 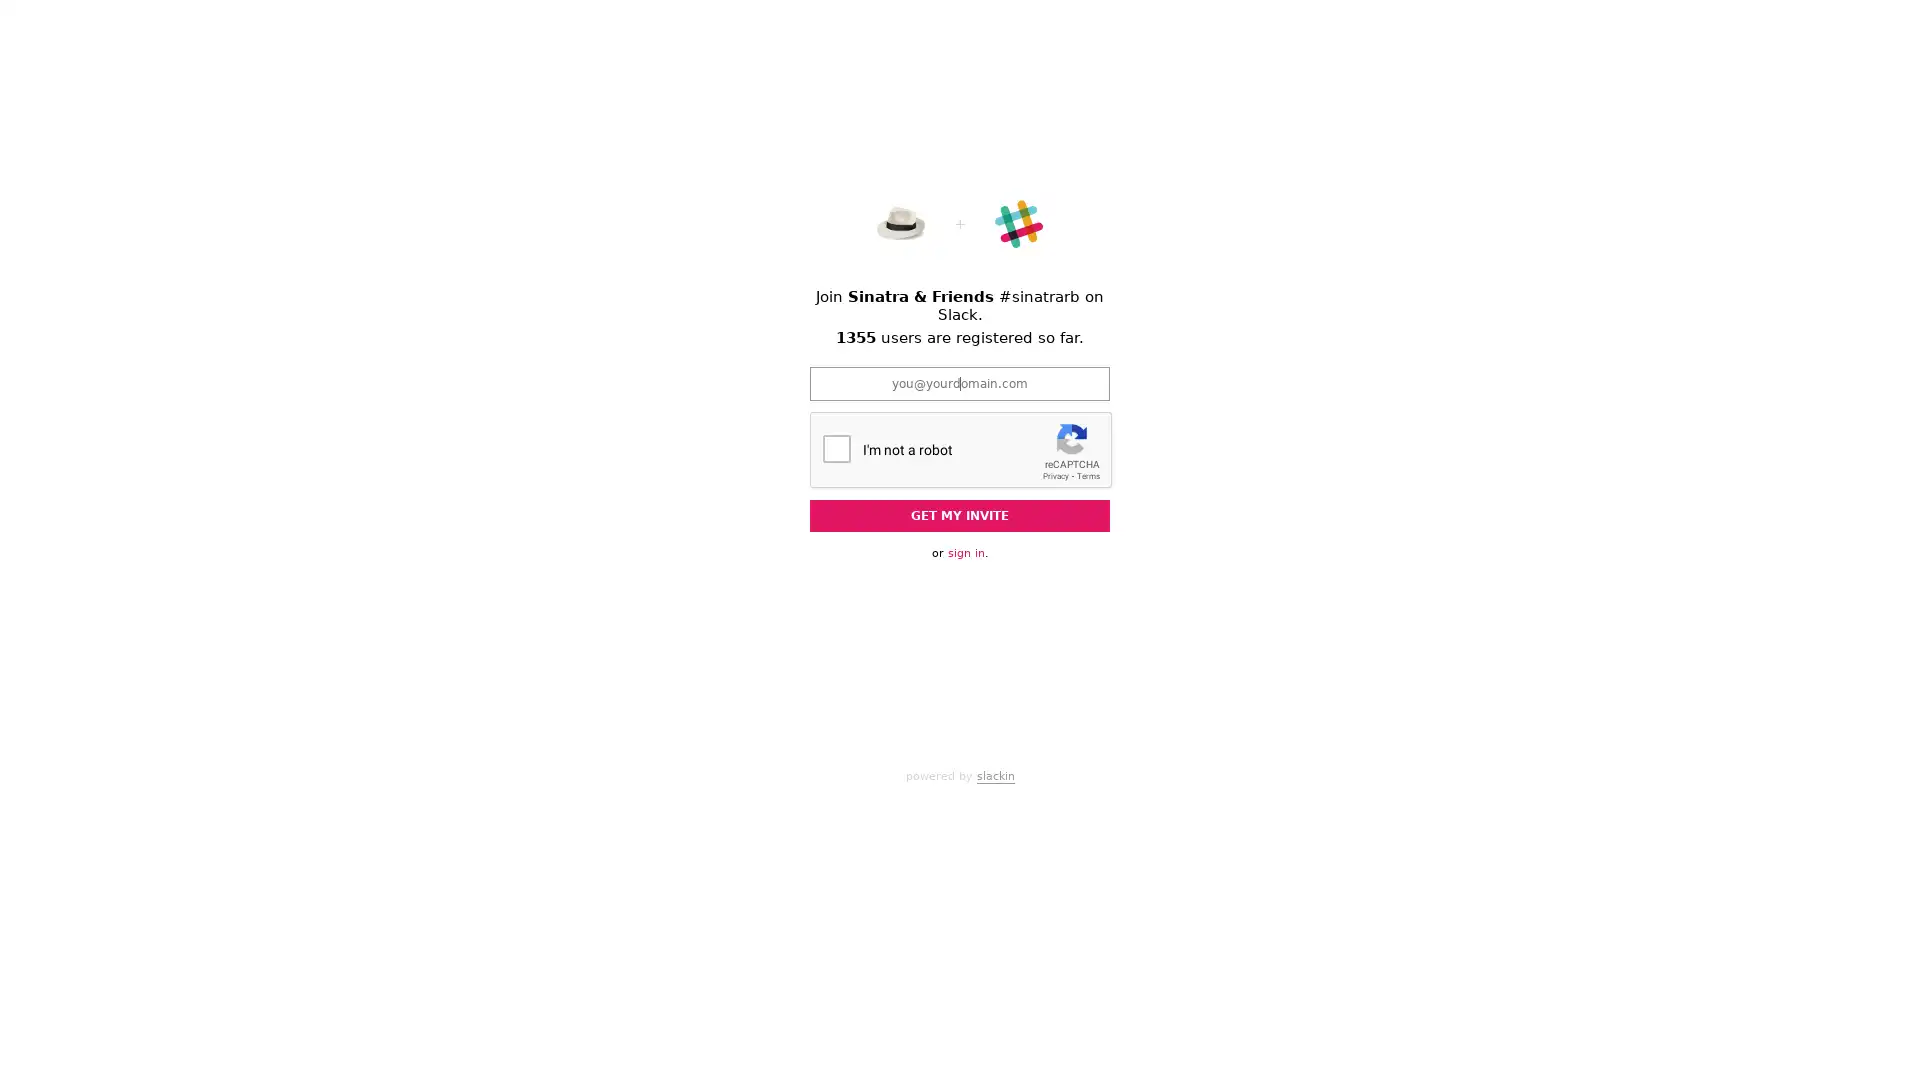 I want to click on GET MY INVITE, so click(x=960, y=515).